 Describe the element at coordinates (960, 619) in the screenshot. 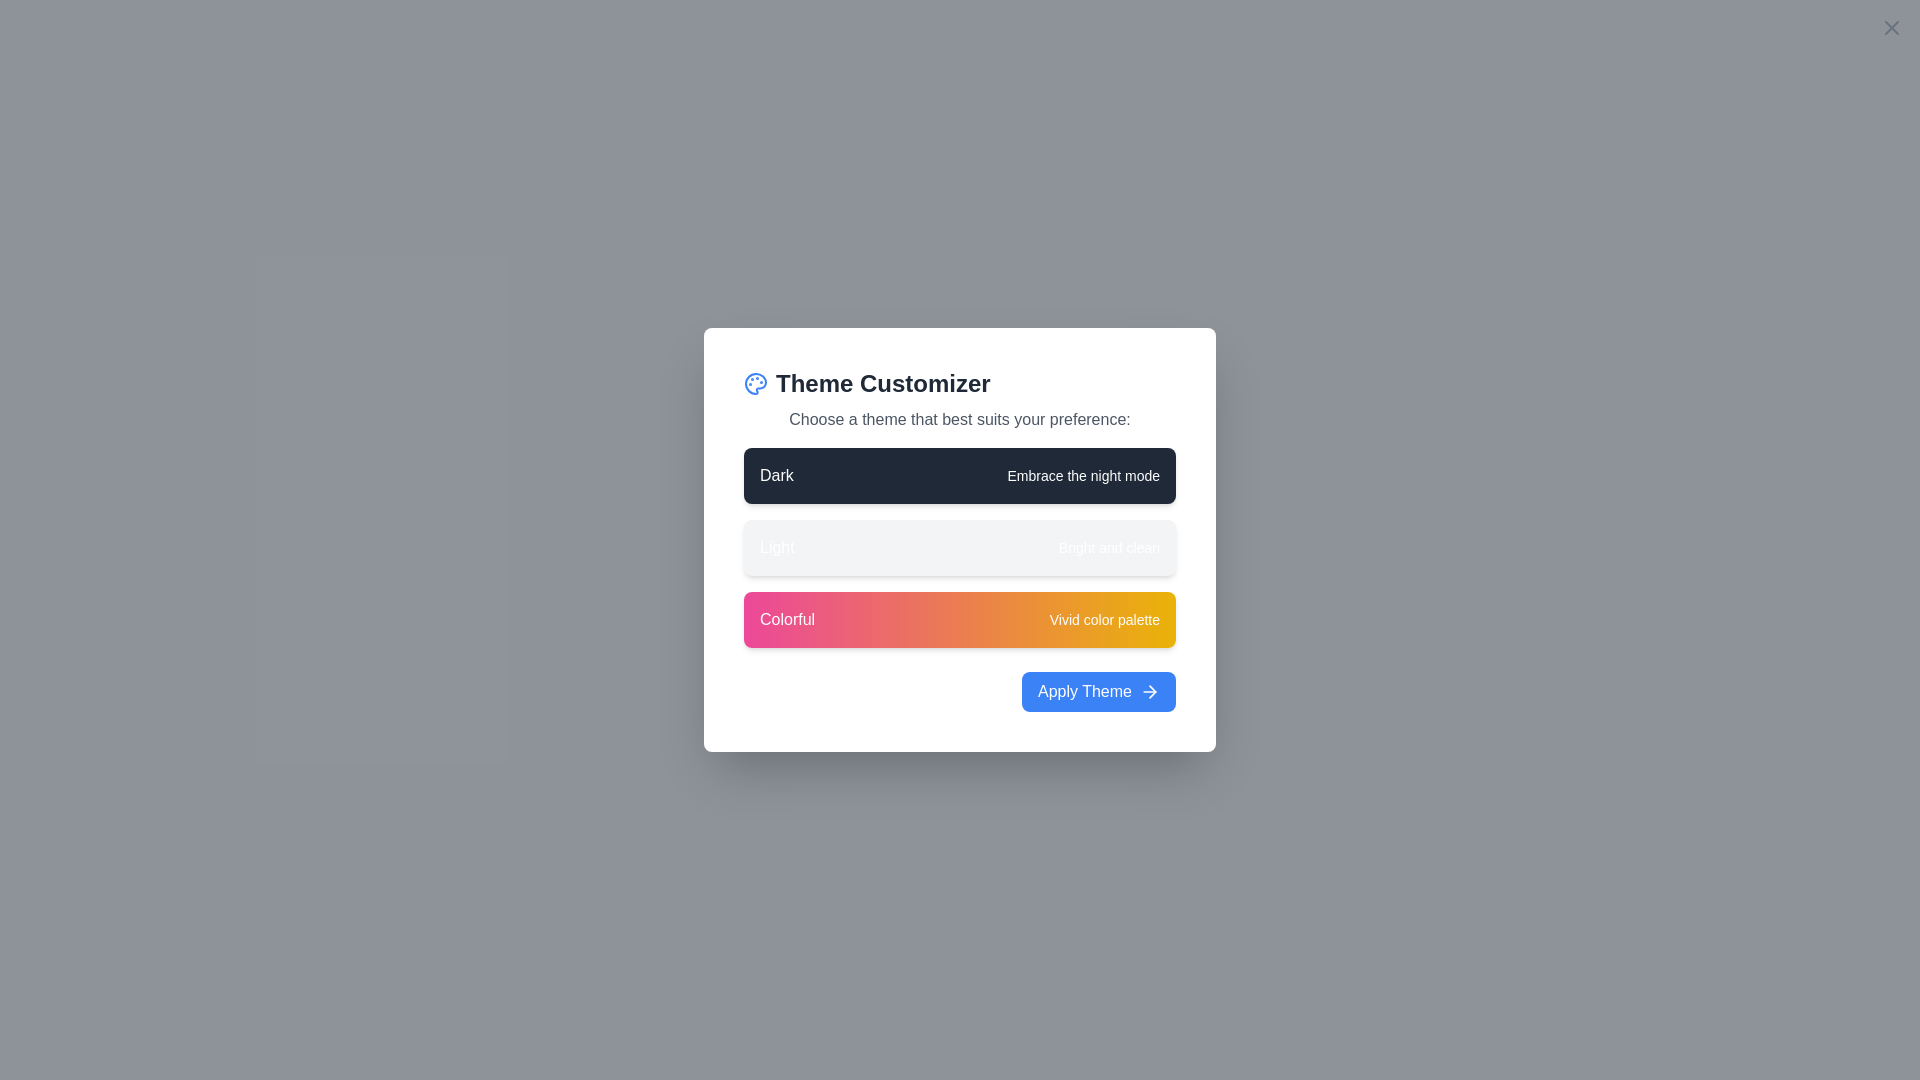

I see `the 'Colorful' theme button, which is the third button in a vertical stack located below the 'Dark' and 'Light' theme buttons` at that location.